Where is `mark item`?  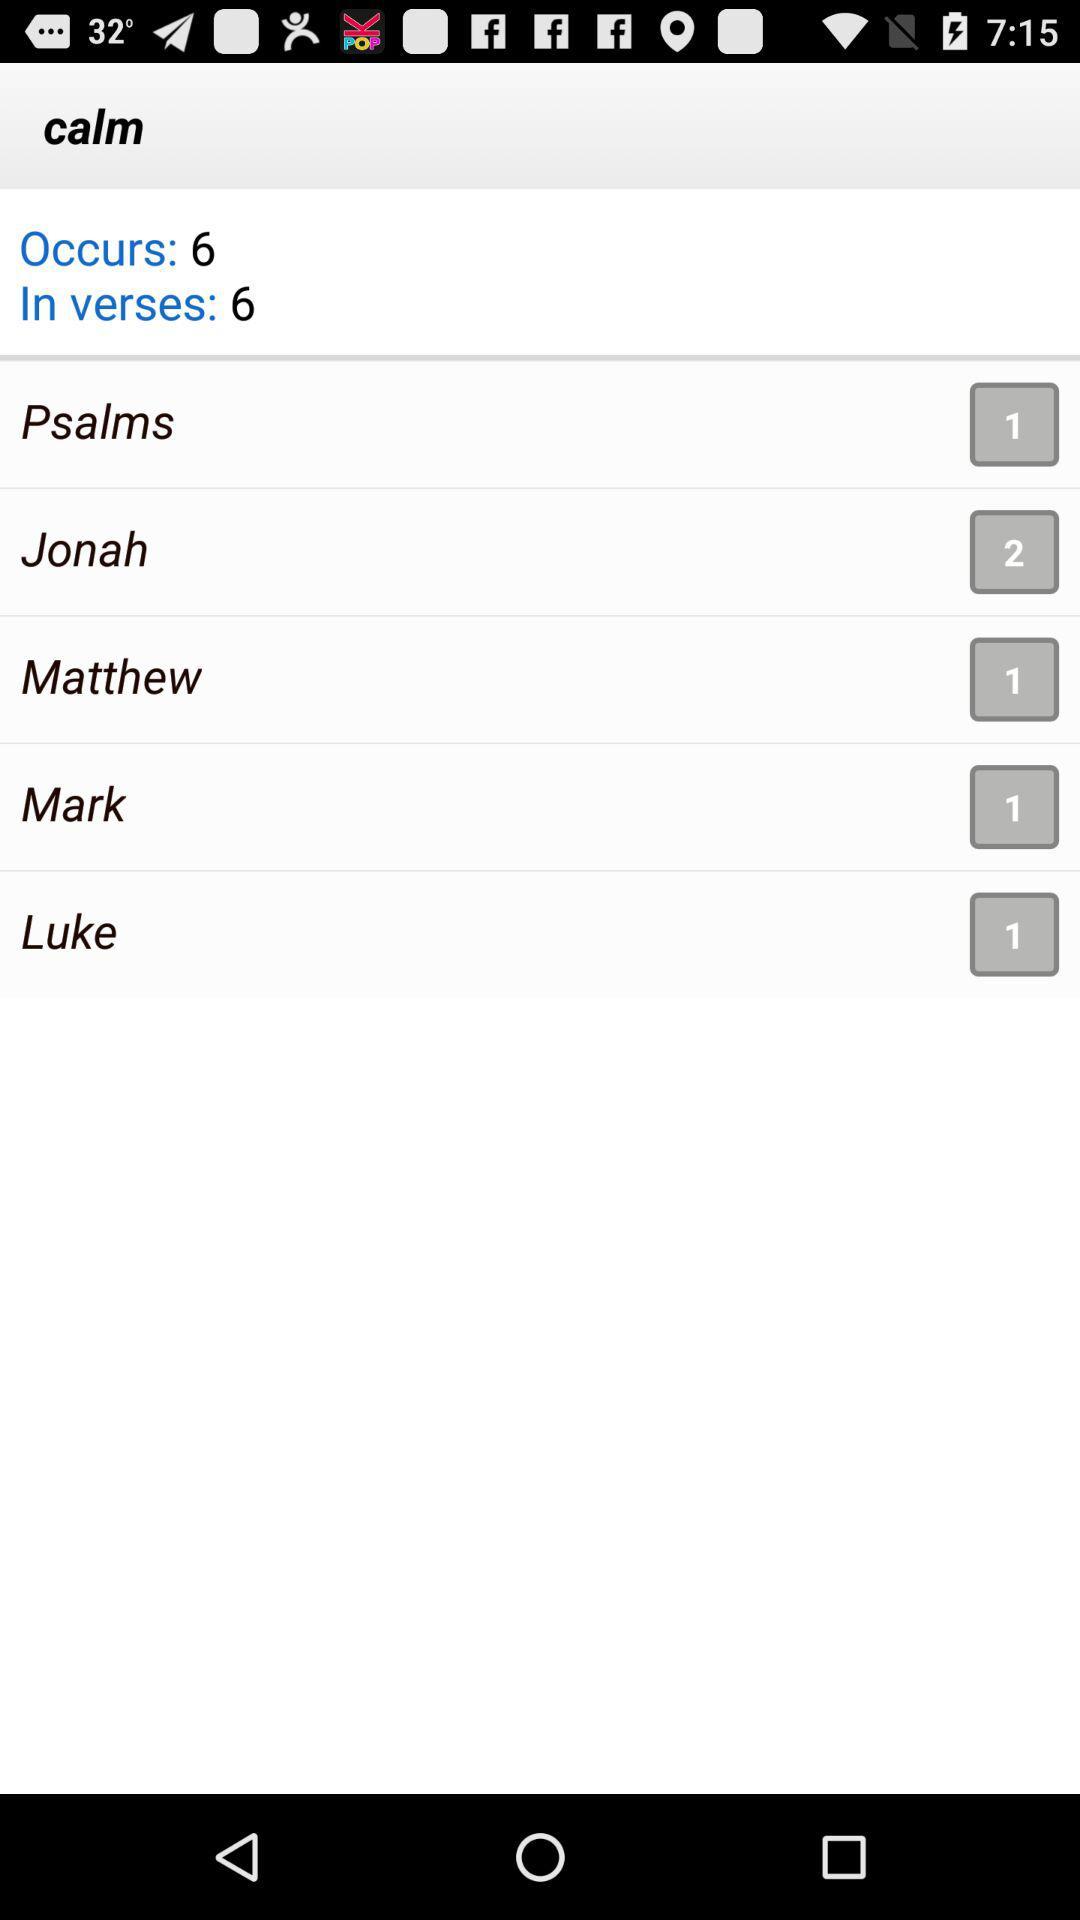 mark item is located at coordinates (72, 802).